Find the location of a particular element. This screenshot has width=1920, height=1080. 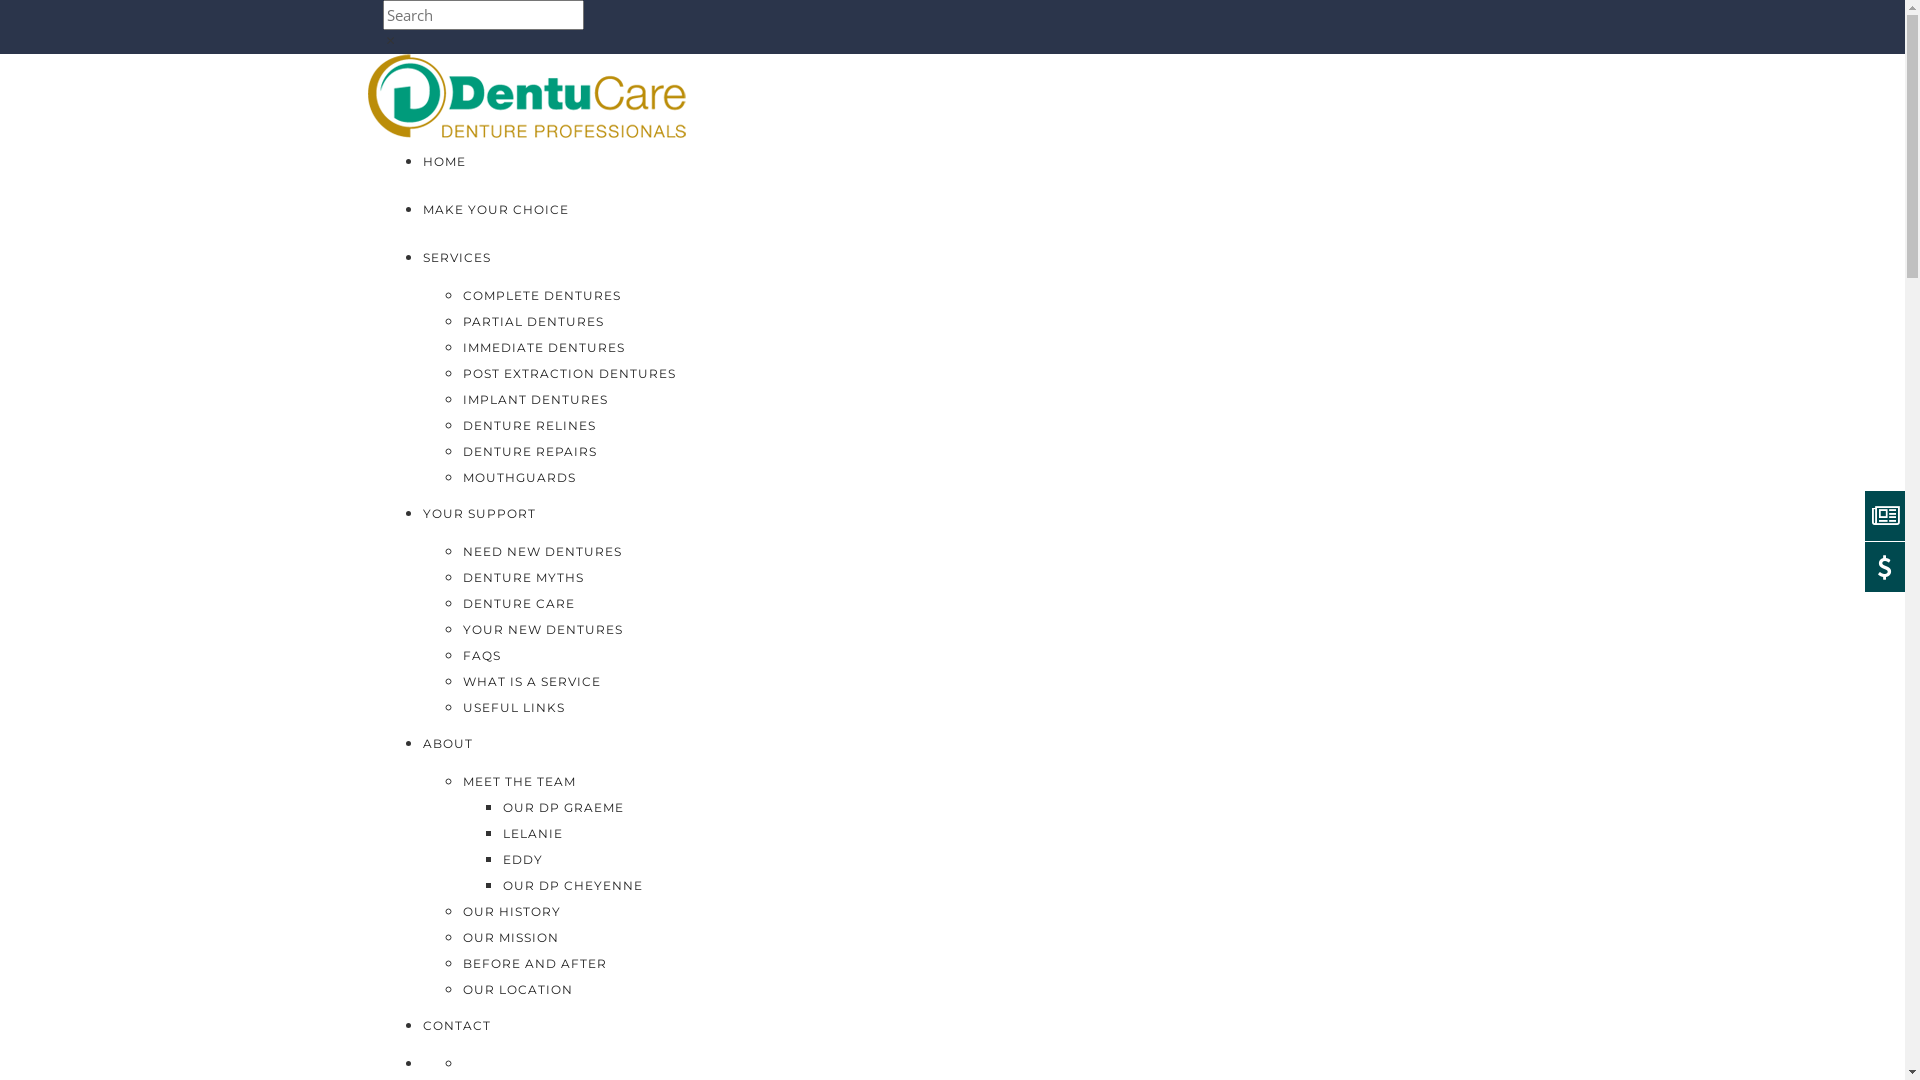

'COMPLETE DENTURES' is located at coordinates (541, 295).